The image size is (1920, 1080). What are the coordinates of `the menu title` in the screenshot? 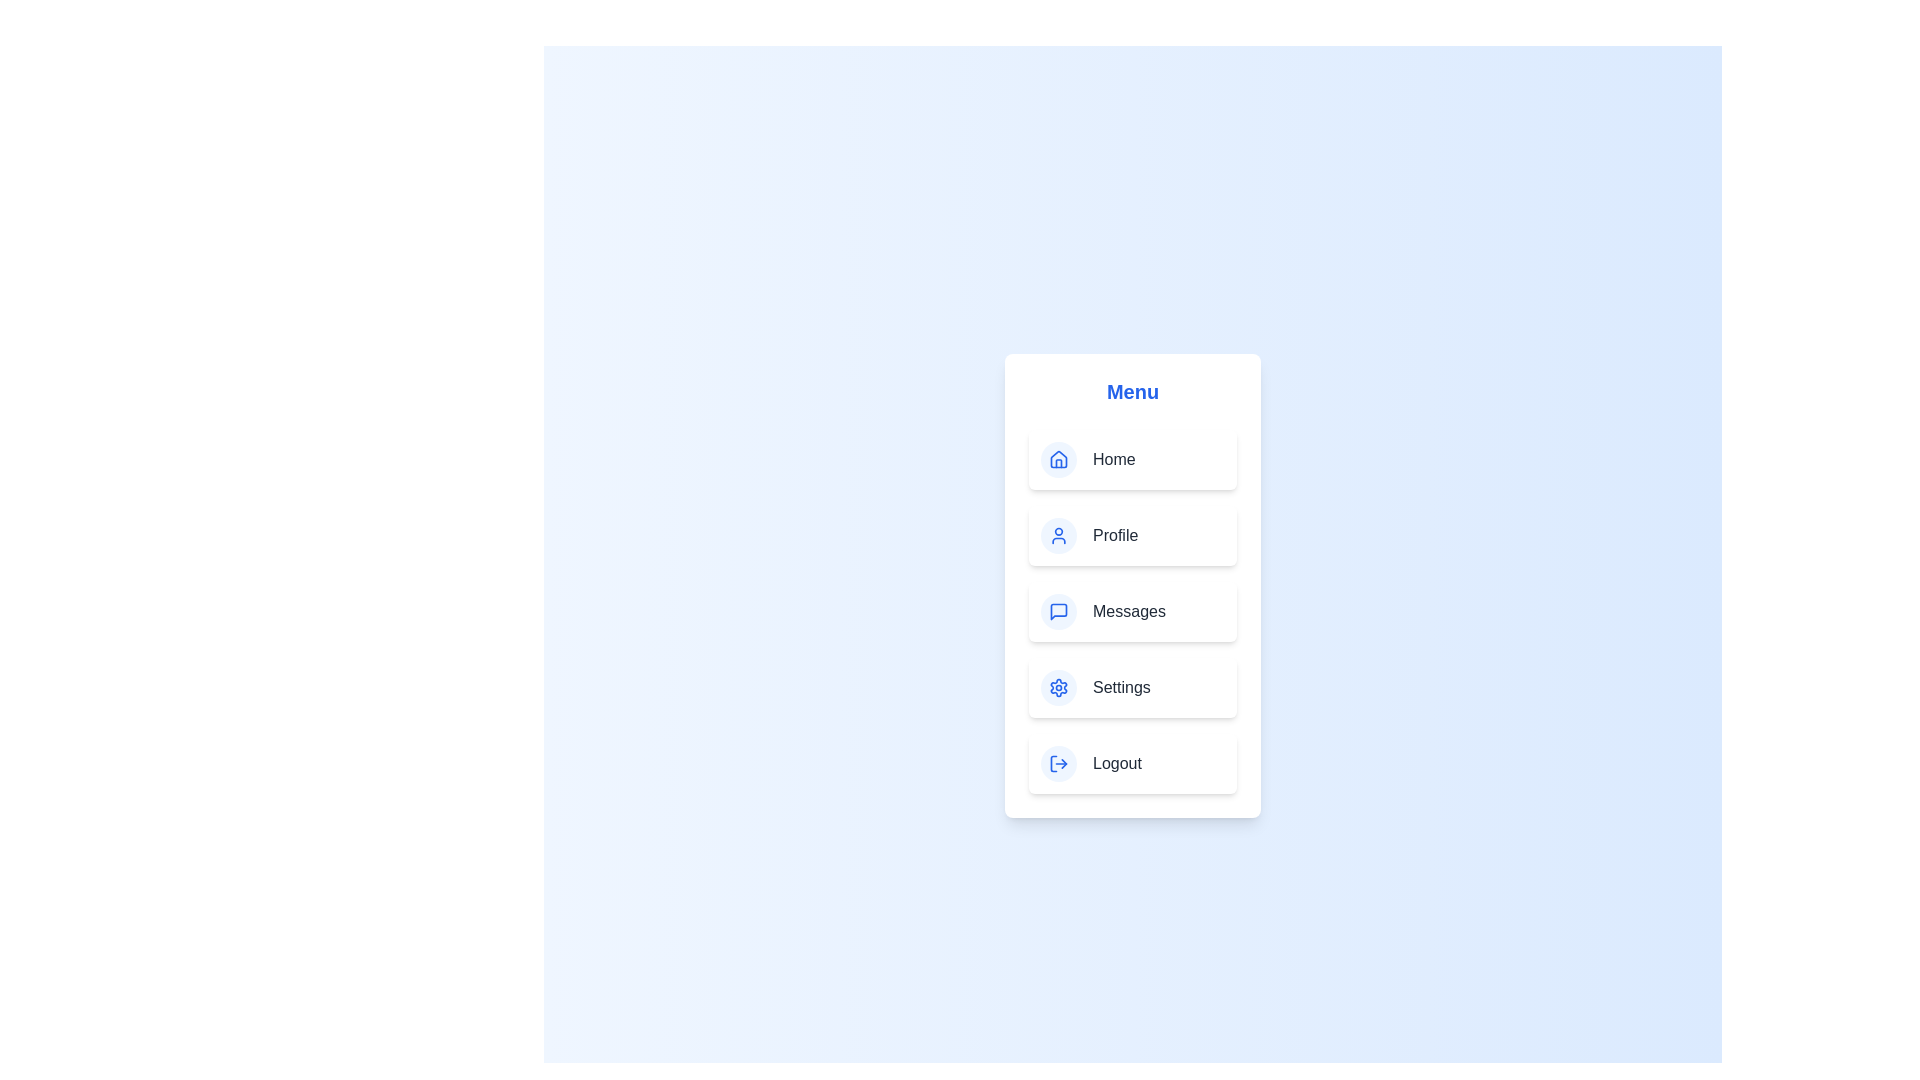 It's located at (1132, 392).